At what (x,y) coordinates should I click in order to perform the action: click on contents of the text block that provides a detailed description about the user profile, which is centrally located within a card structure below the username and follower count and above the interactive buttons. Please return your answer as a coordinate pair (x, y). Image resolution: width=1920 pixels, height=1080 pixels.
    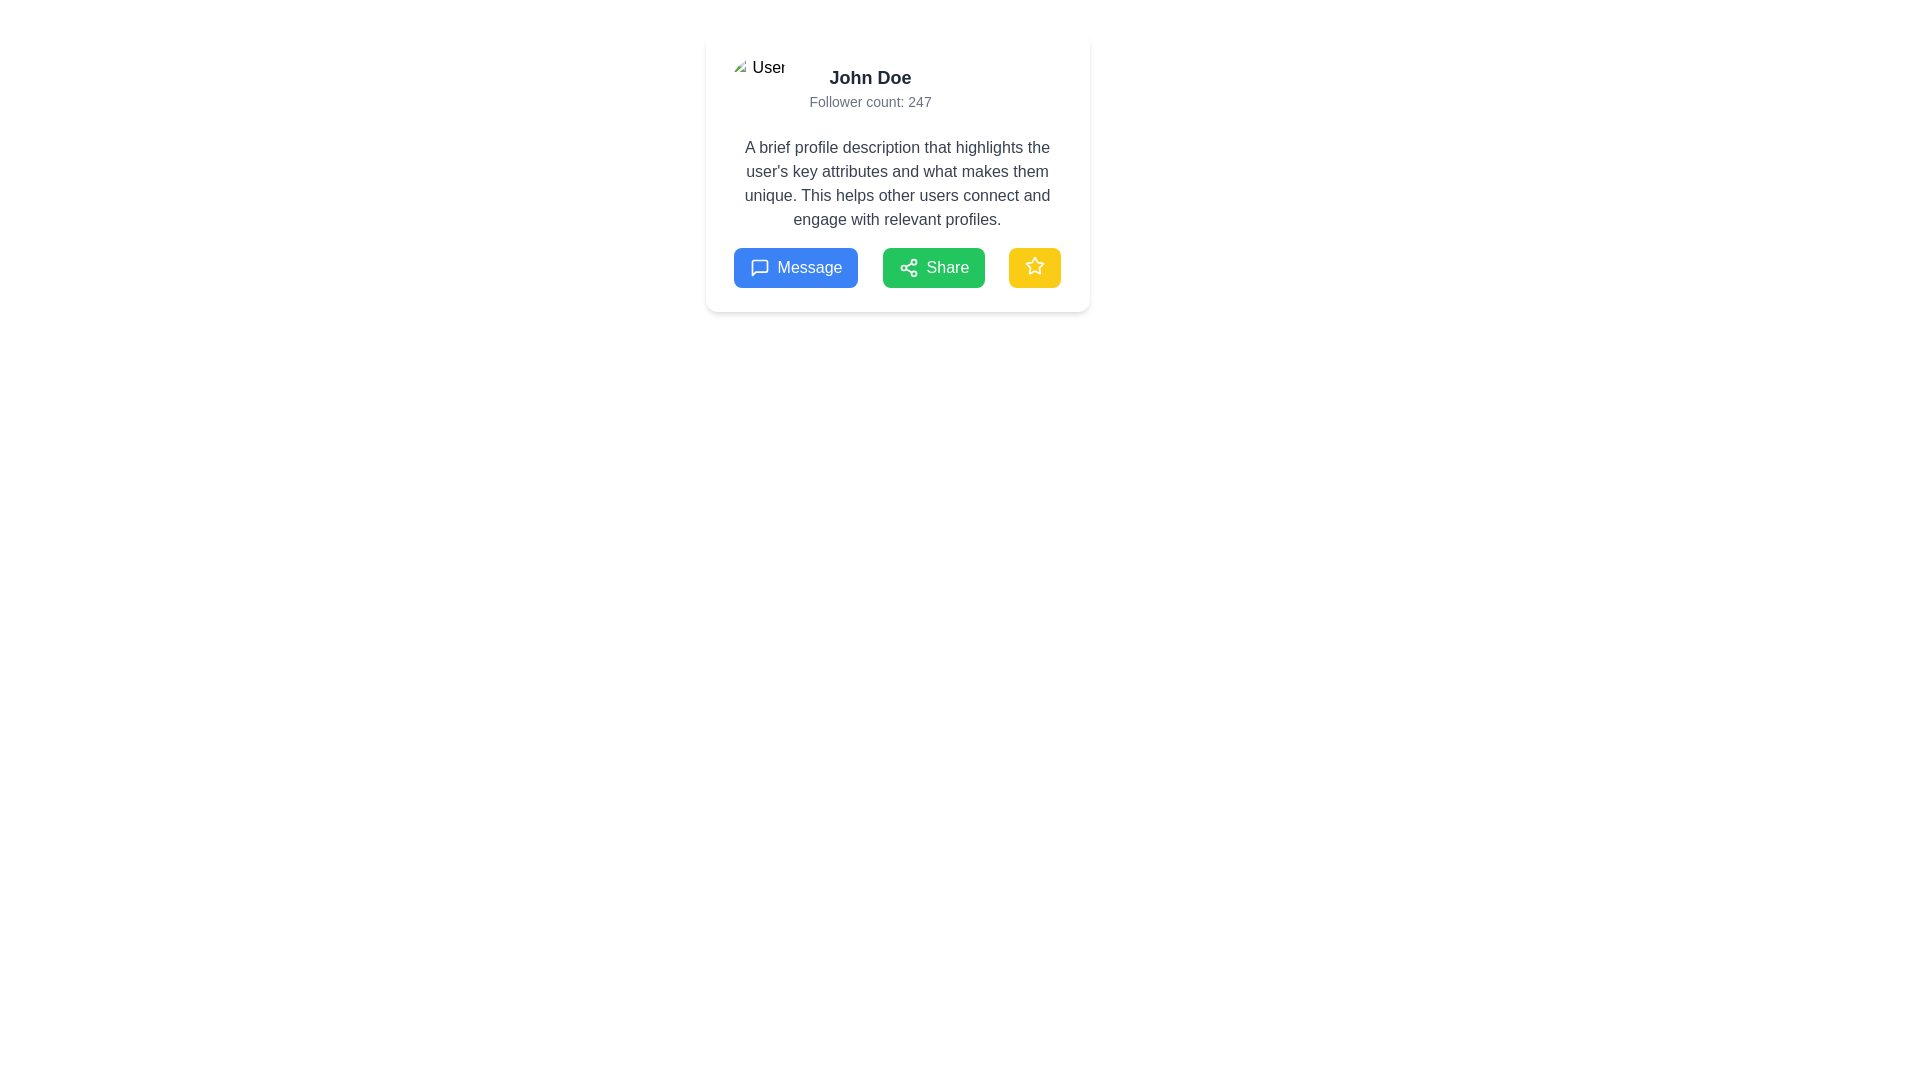
    Looking at the image, I should click on (896, 184).